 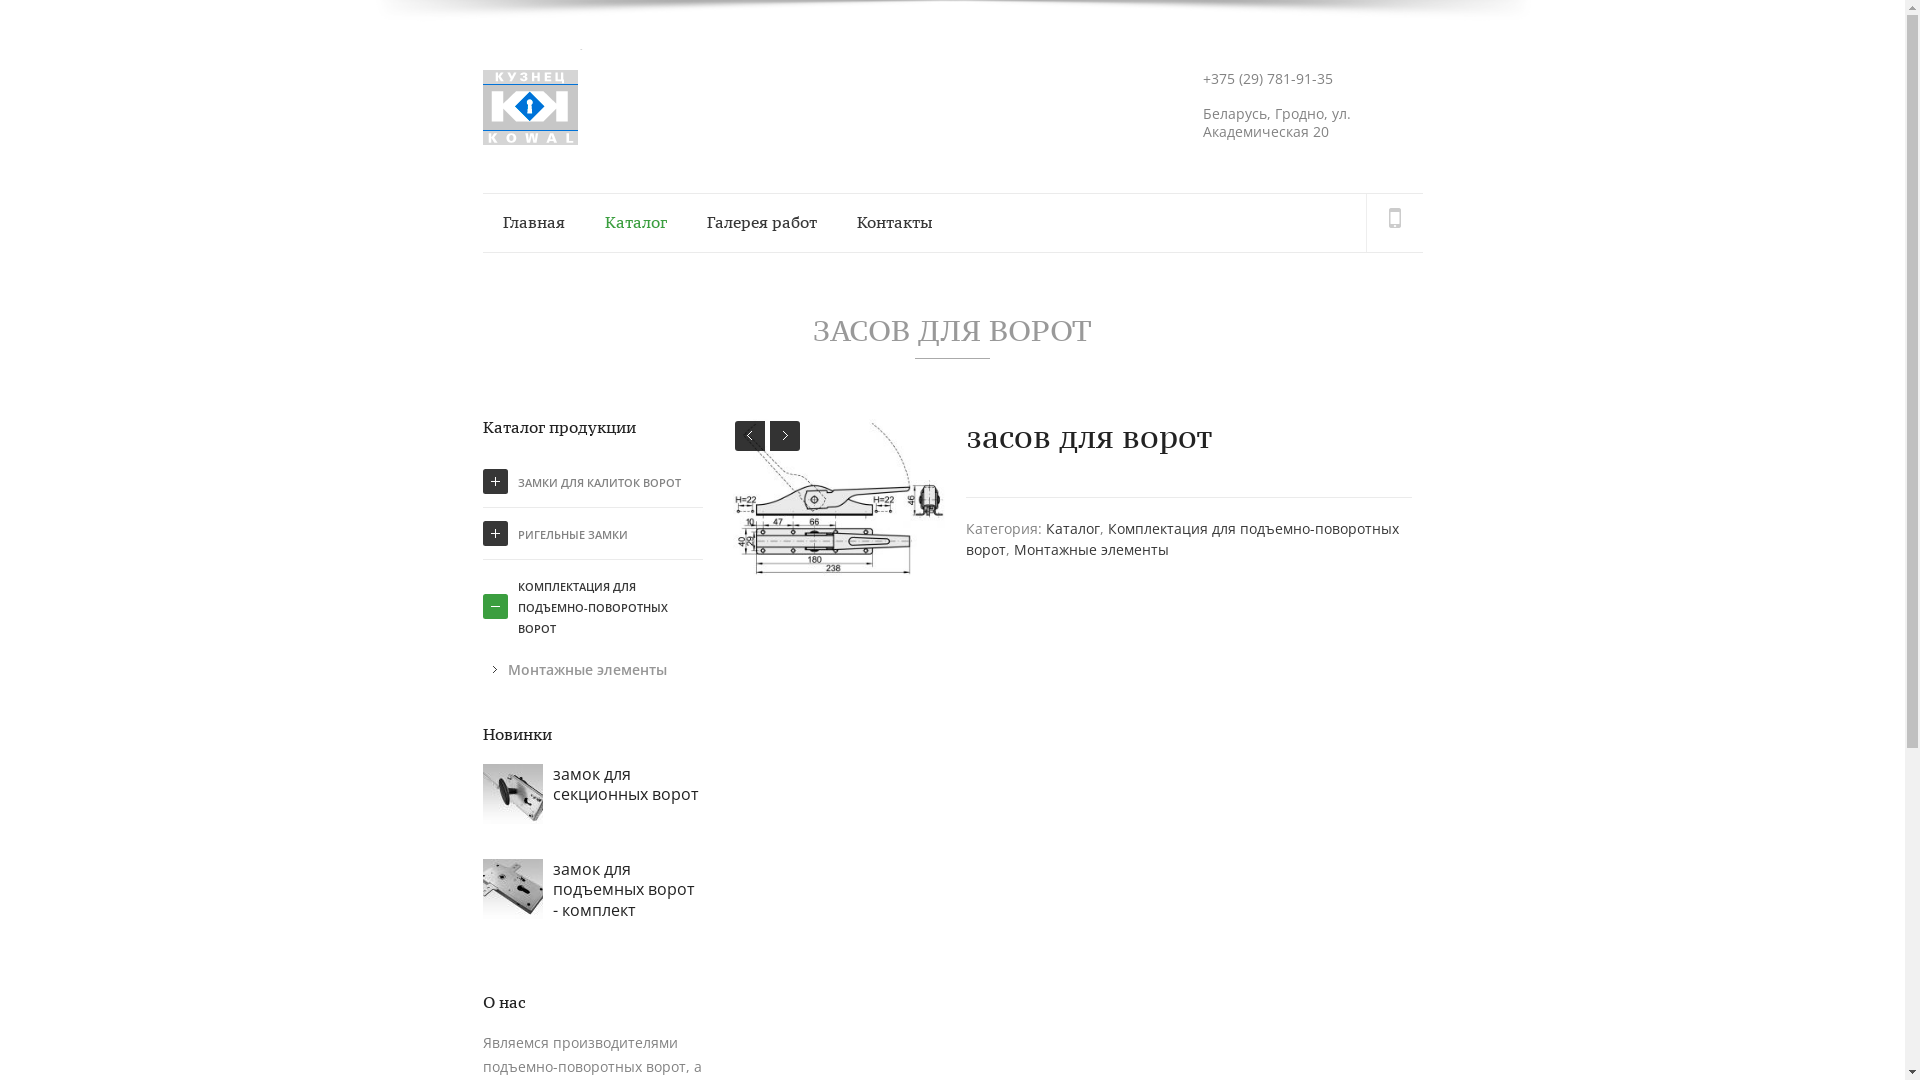 What do you see at coordinates (768, 434) in the screenshot?
I see `'Next'` at bounding box center [768, 434].